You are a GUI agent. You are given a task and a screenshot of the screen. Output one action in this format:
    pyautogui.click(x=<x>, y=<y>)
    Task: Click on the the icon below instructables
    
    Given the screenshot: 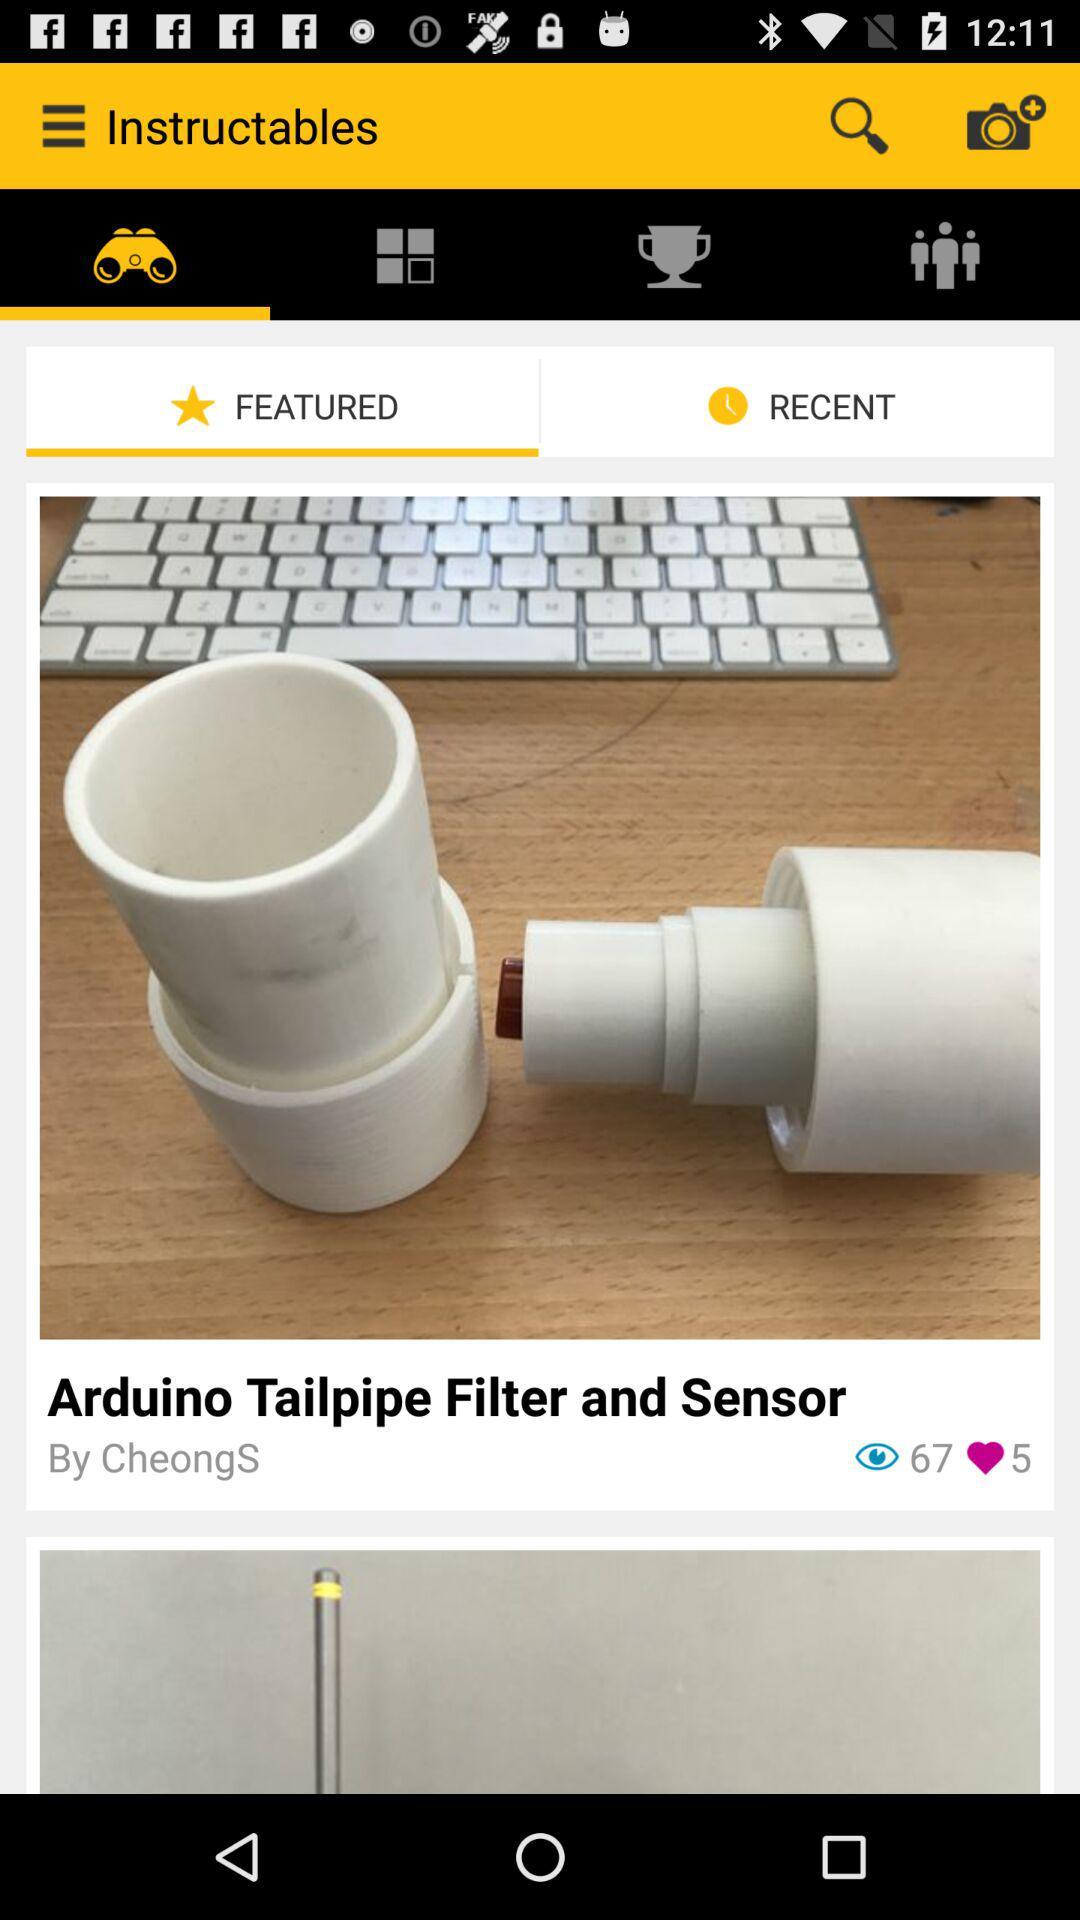 What is the action you would take?
    pyautogui.click(x=405, y=253)
    